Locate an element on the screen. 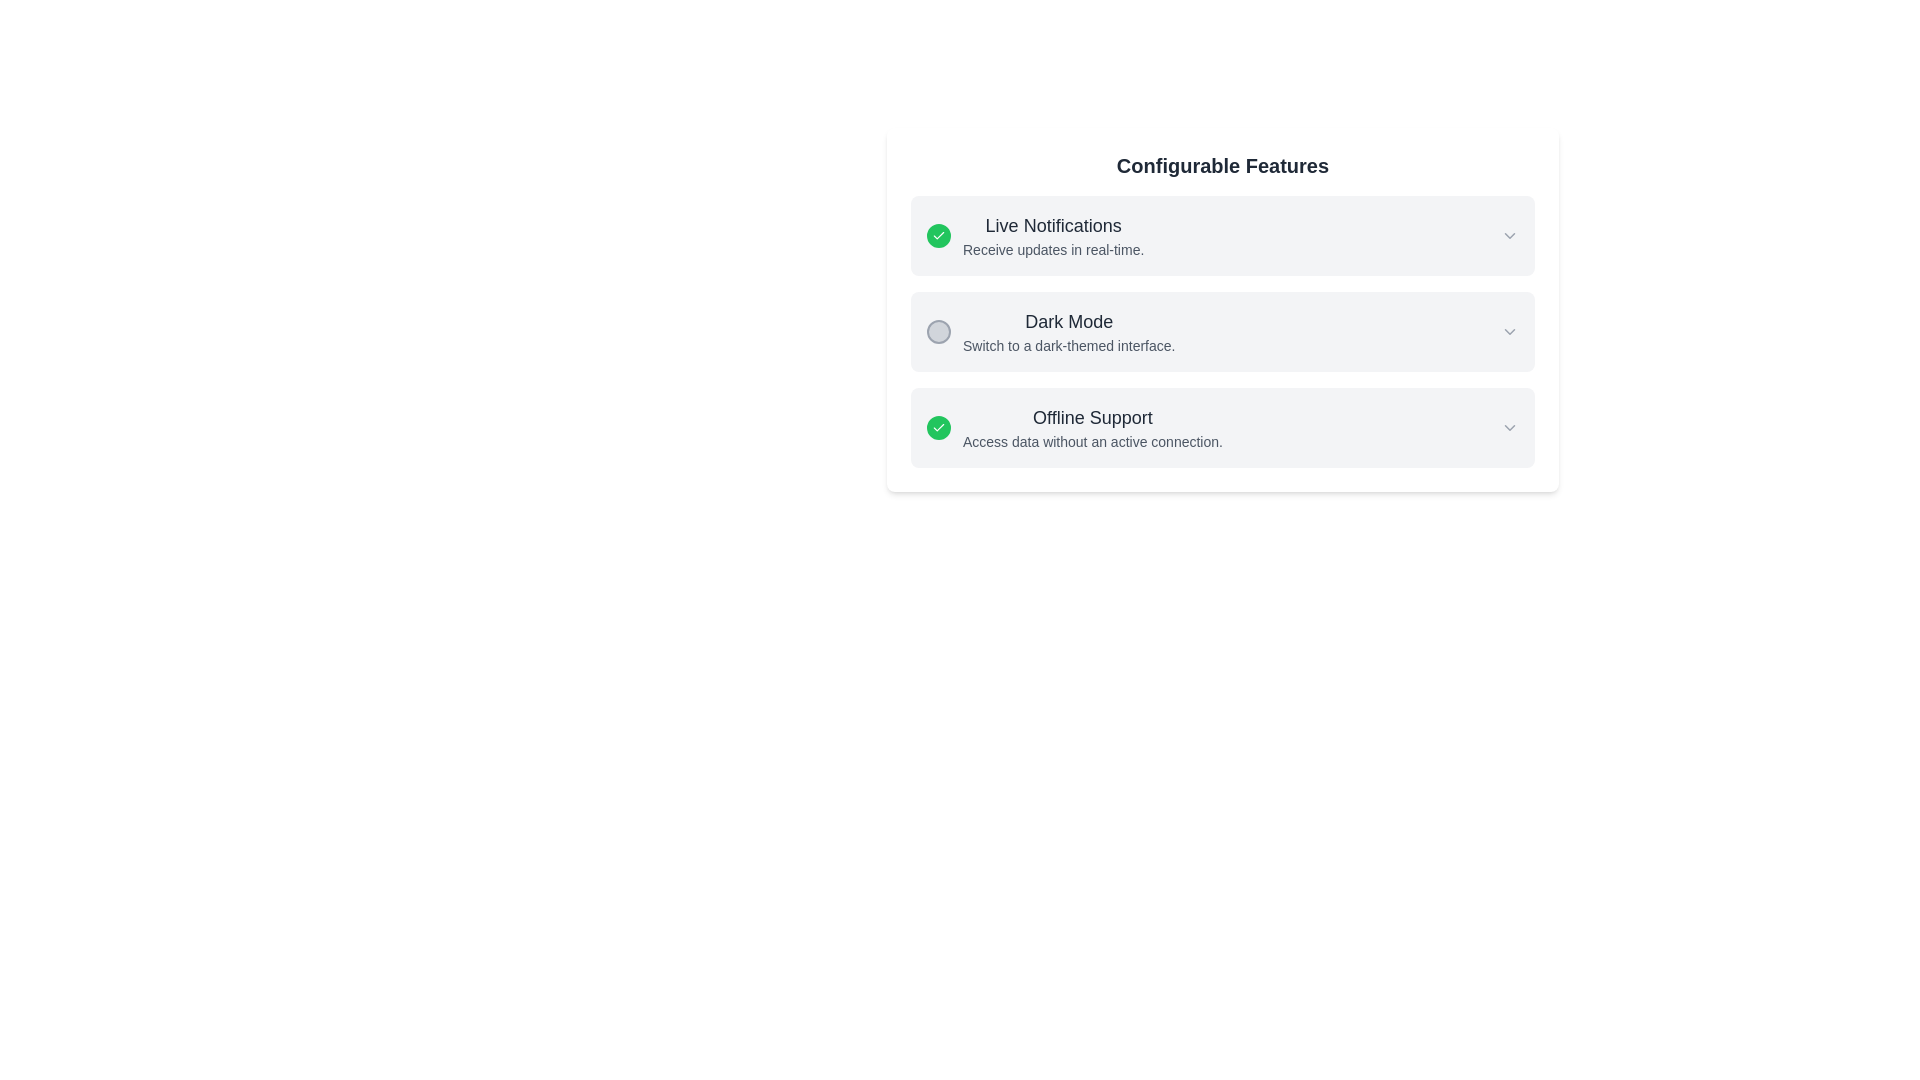 The image size is (1920, 1080). the text label displaying 'Switch to a dark-themed interface.' located beneath the 'Dark Mode' title is located at coordinates (1068, 345).